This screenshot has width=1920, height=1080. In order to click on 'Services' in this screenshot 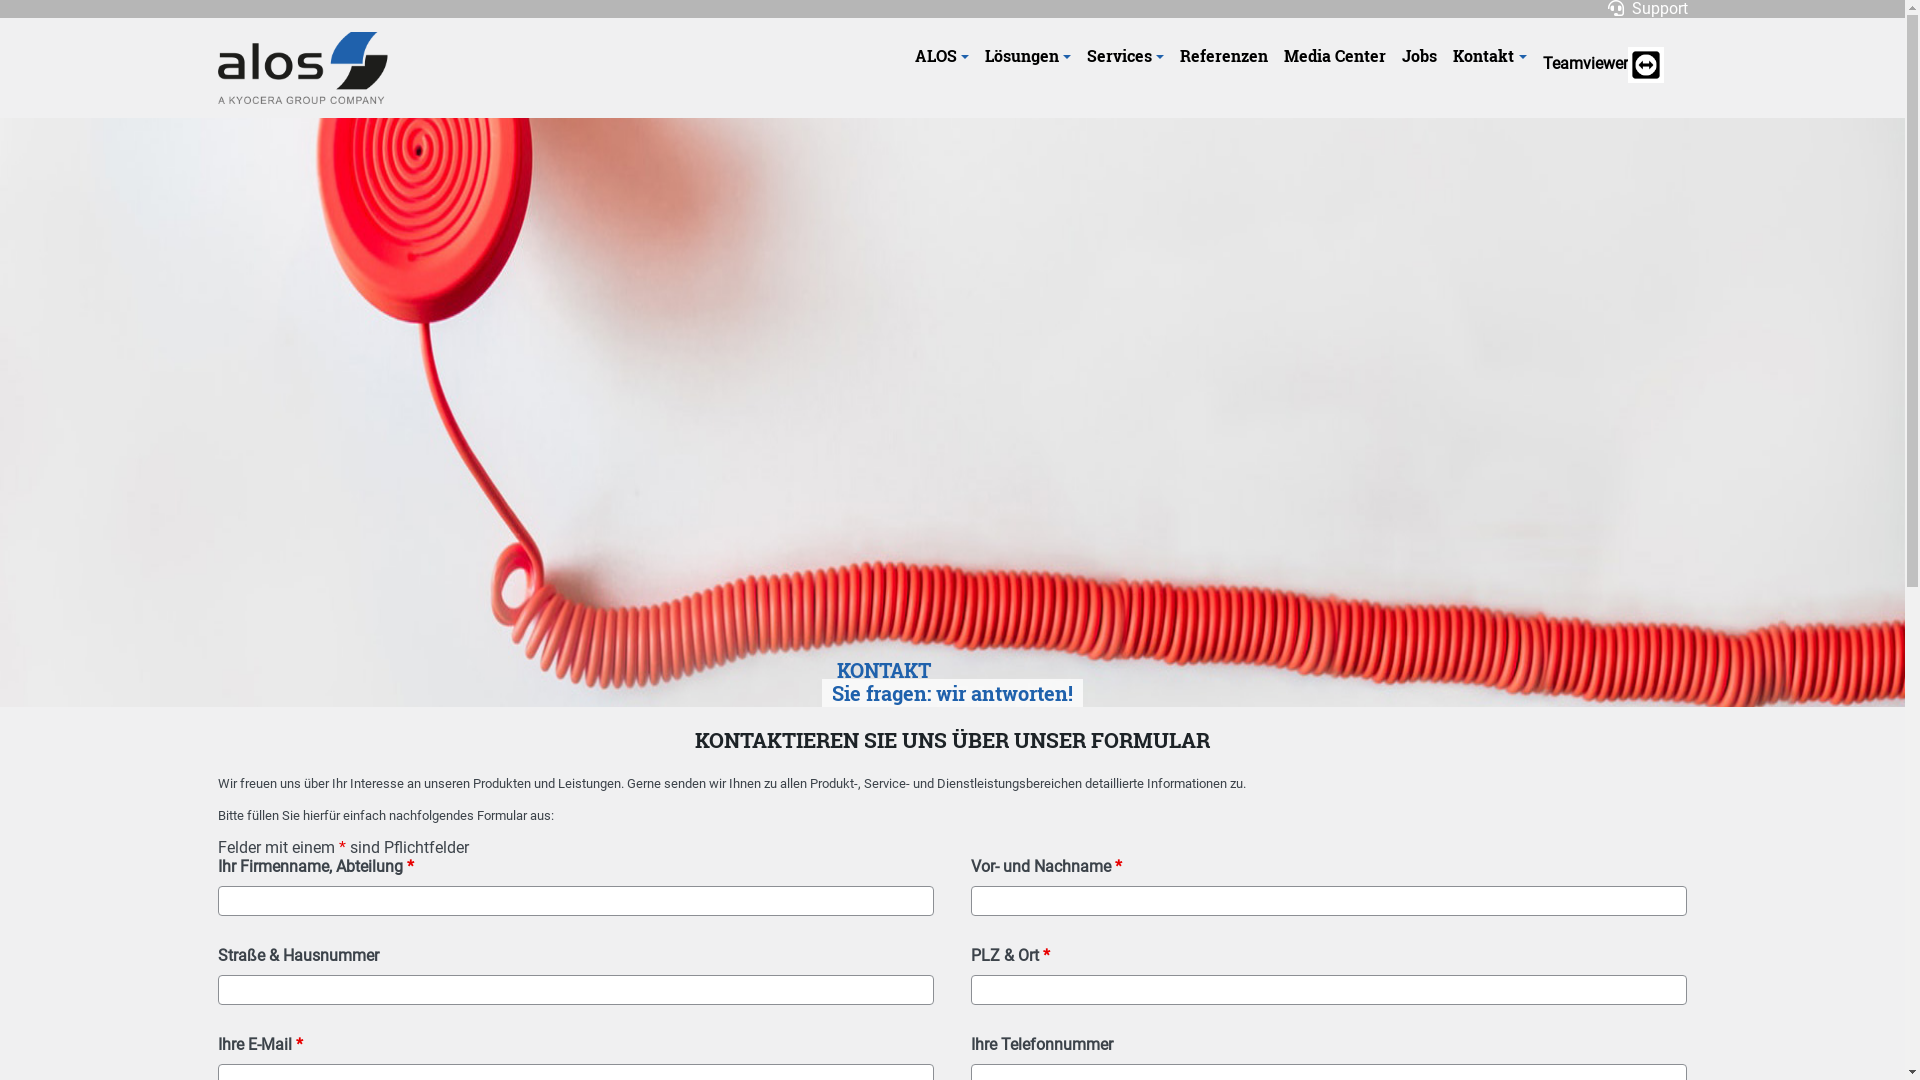, I will do `click(1125, 55)`.